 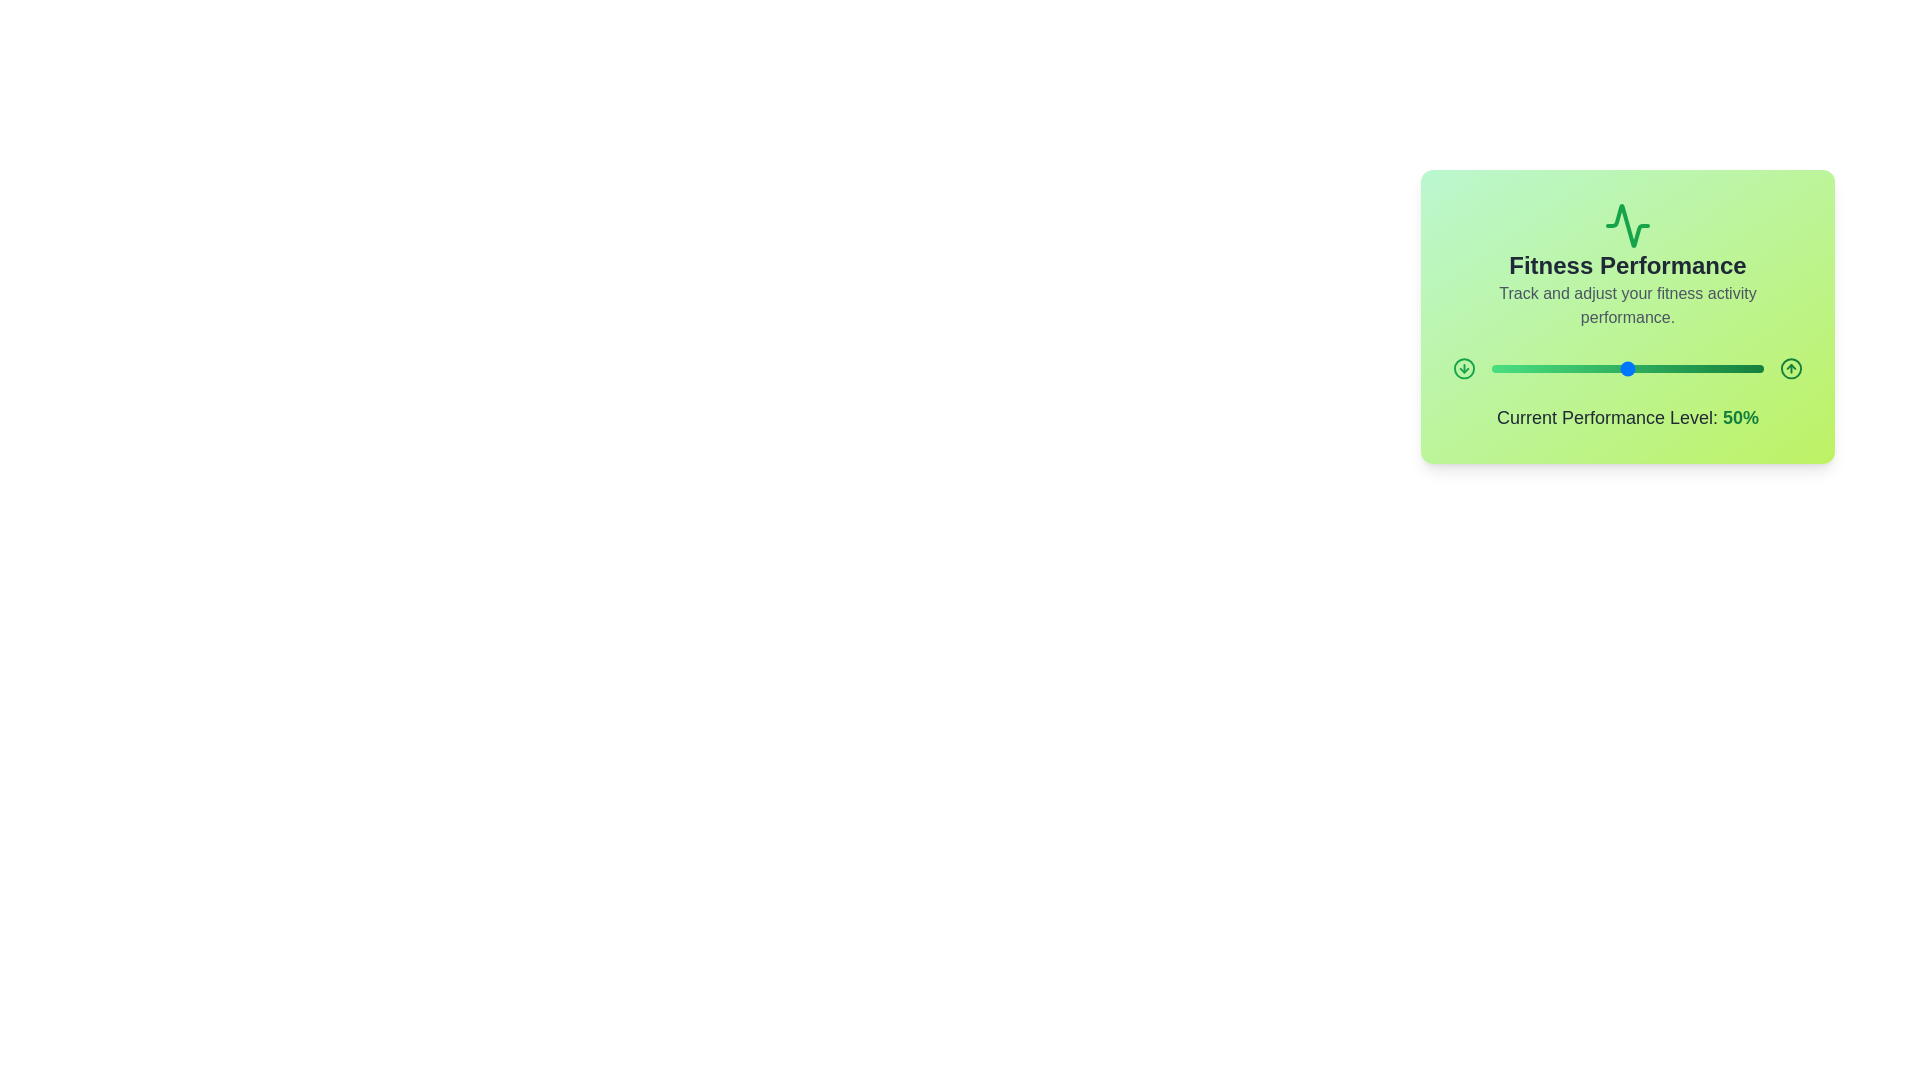 I want to click on the slider to set the performance level to 94%, so click(x=1746, y=369).